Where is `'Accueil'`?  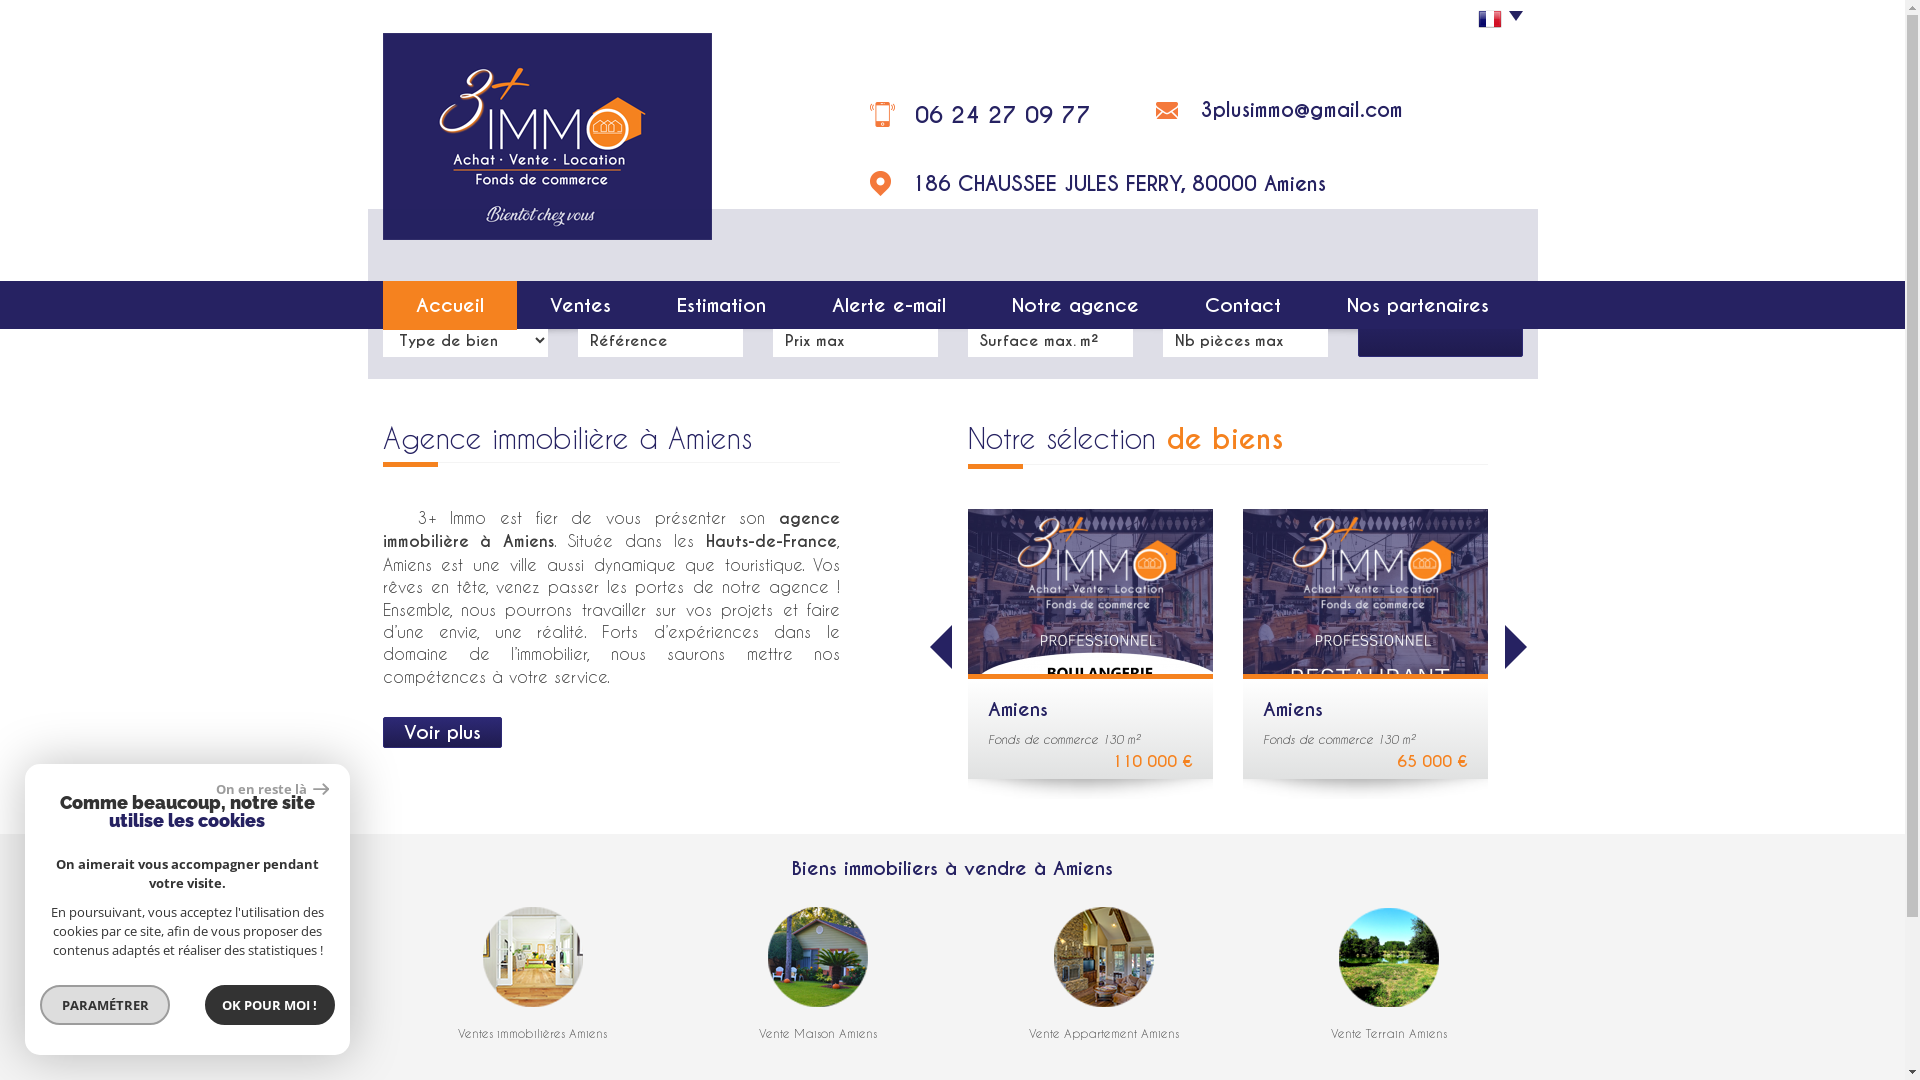
'Accueil' is located at coordinates (448, 305).